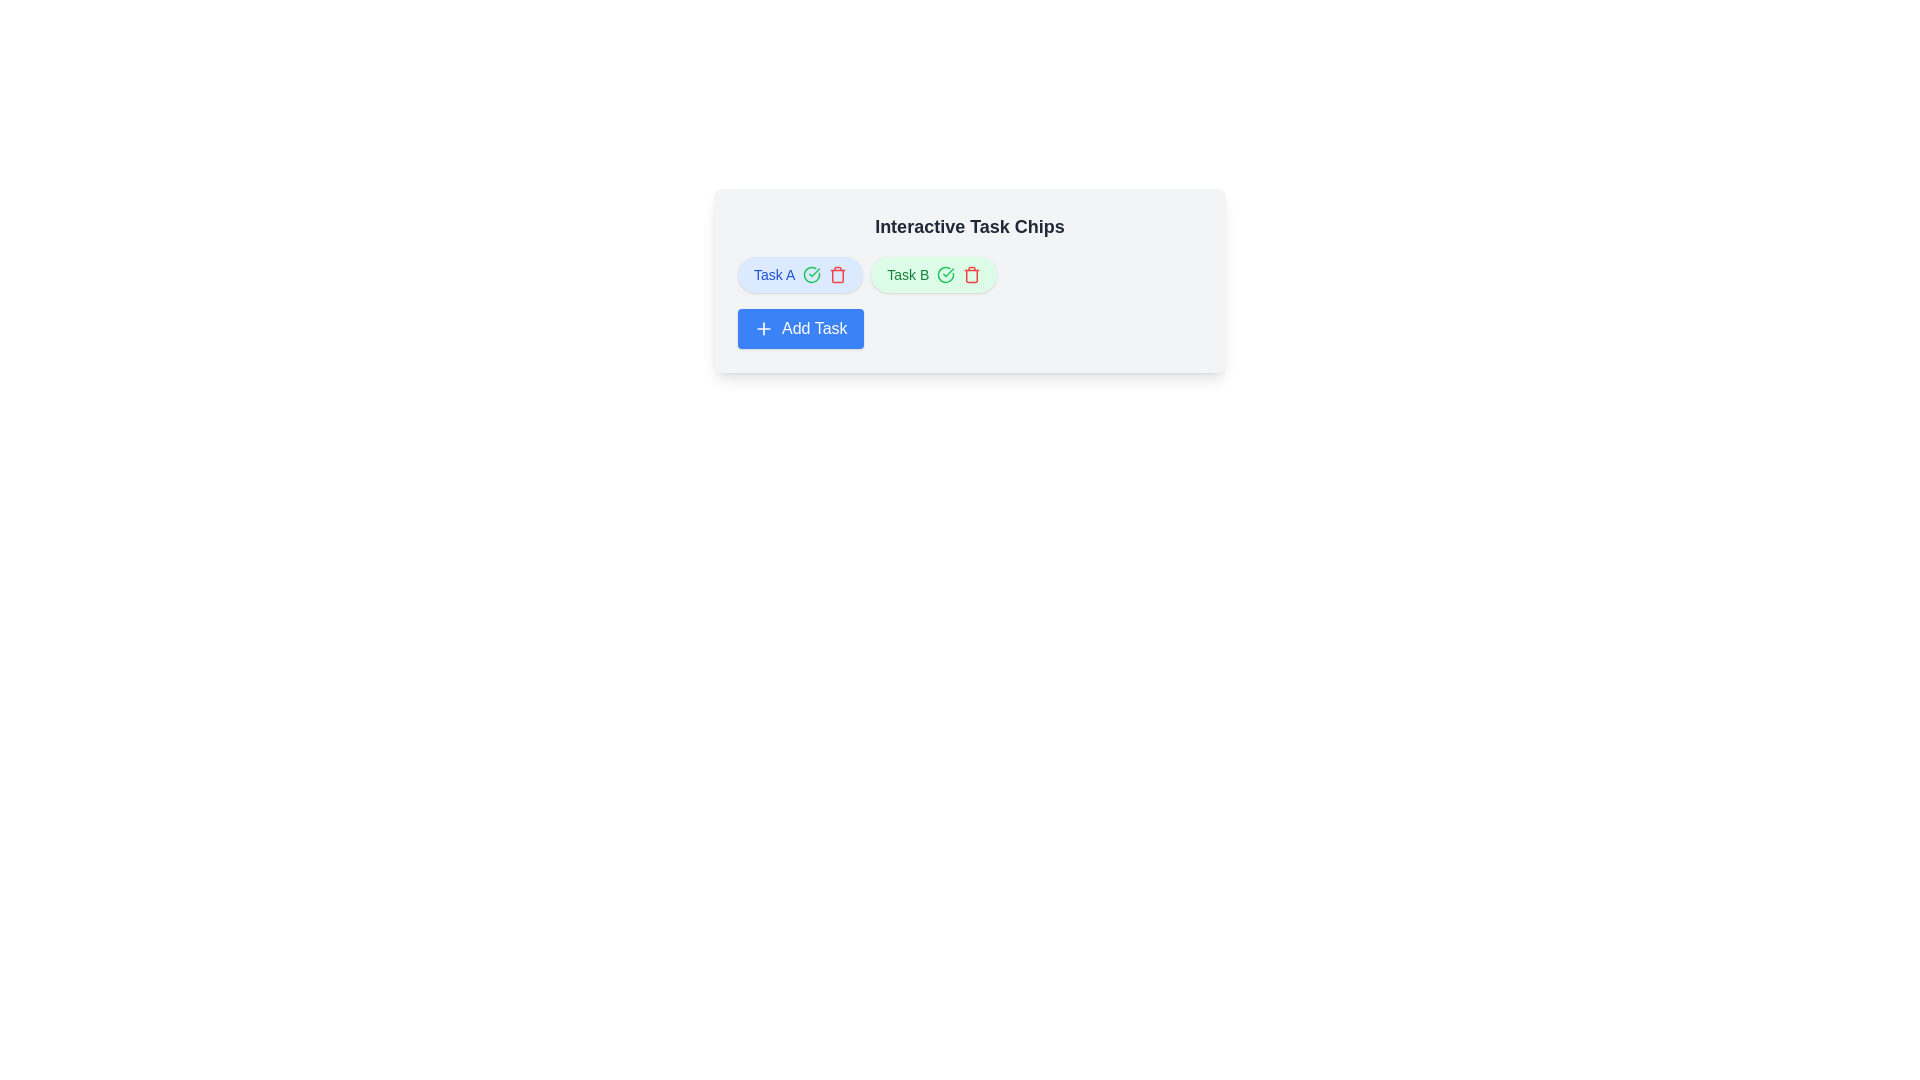  I want to click on the green circular button with a checkmark inside, located to the right of the 'Task B' label, to confirm the task, so click(945, 274).